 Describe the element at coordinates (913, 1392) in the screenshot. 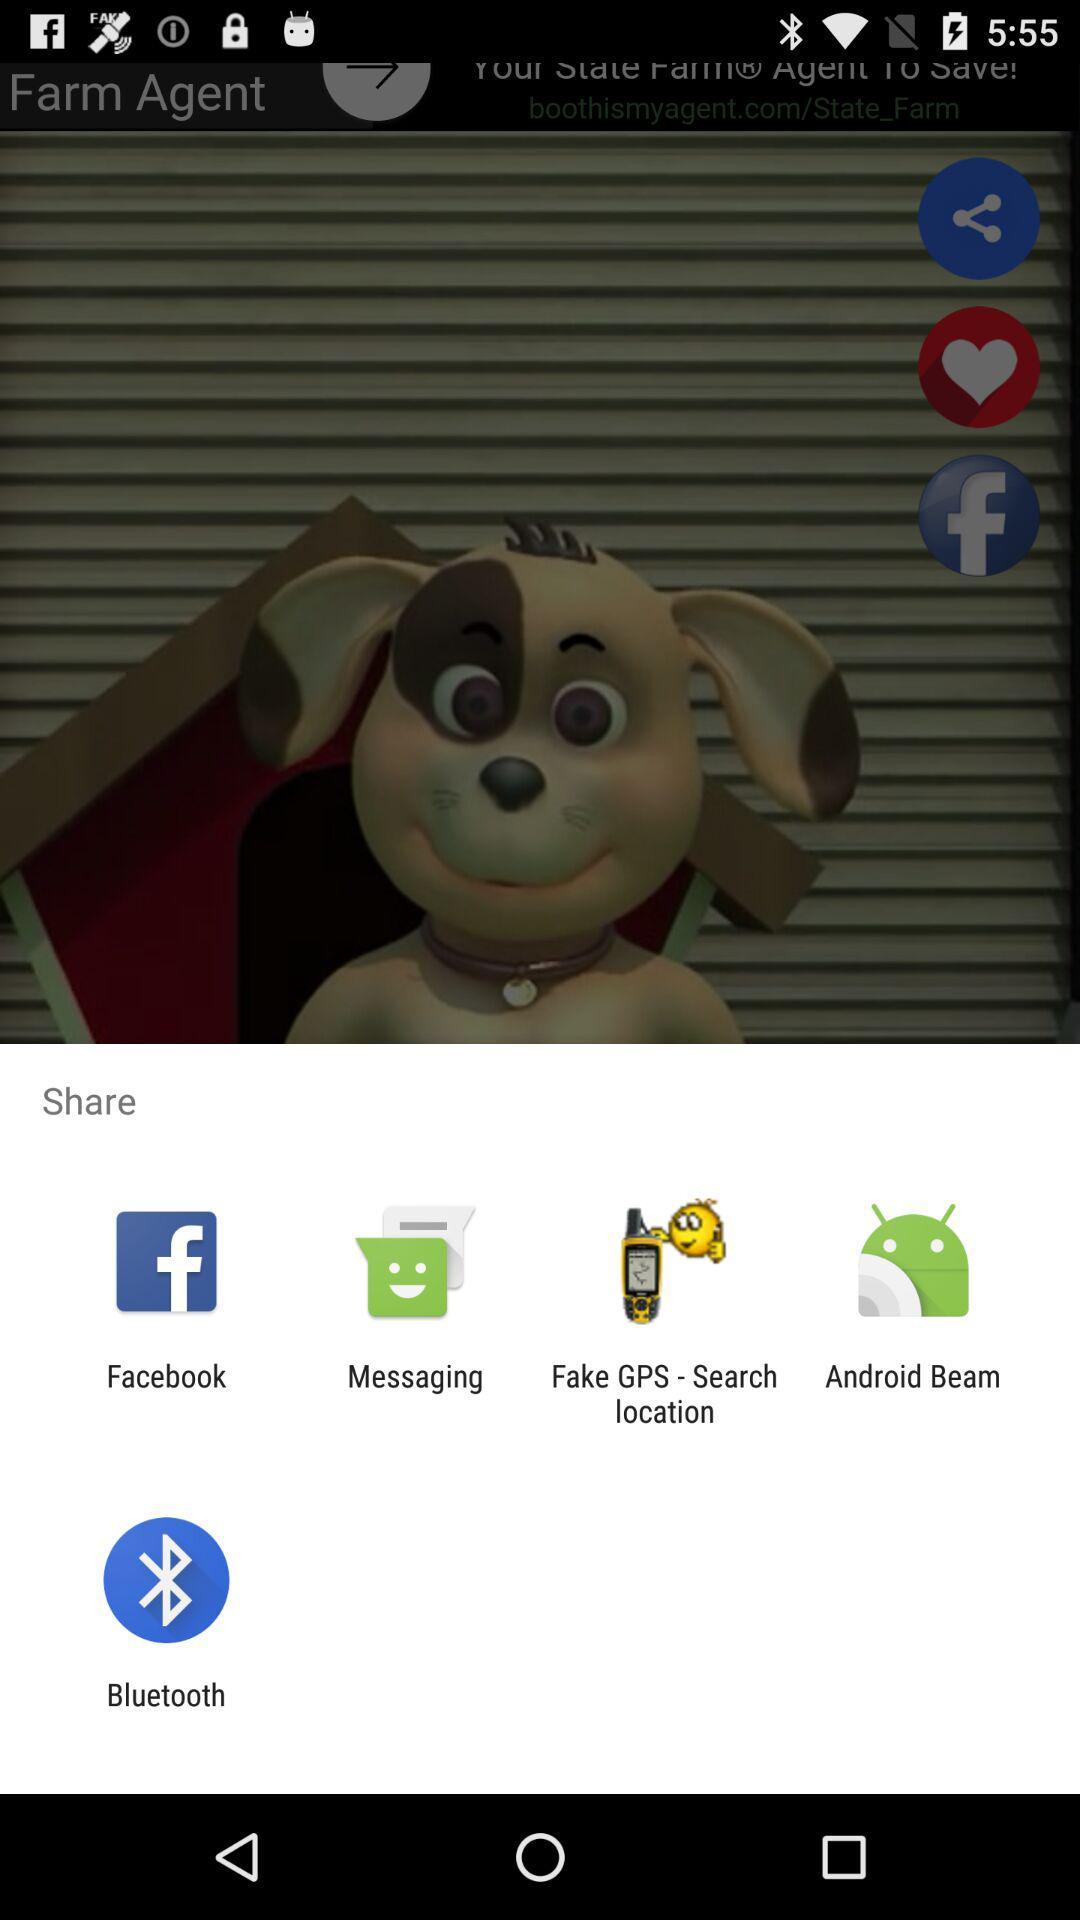

I see `android beam at the bottom right corner` at that location.